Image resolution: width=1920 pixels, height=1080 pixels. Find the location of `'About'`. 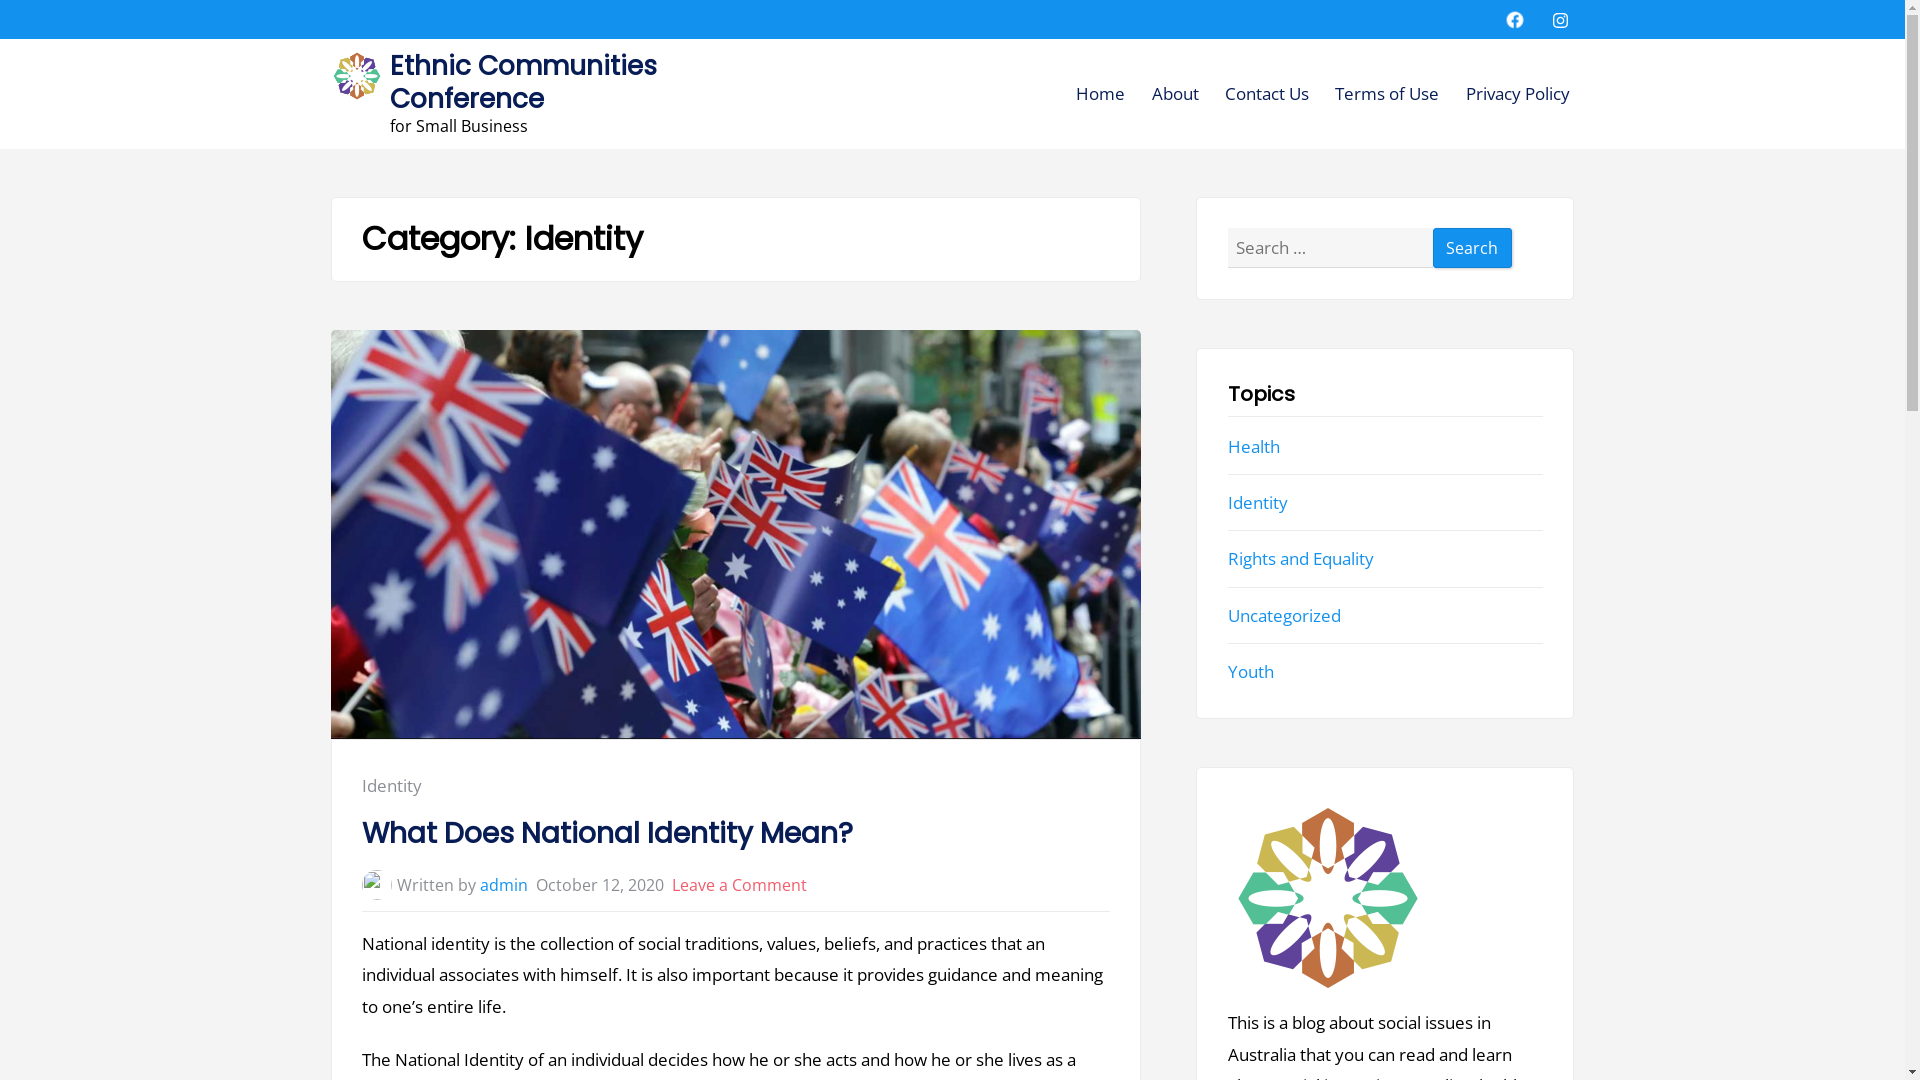

'About' is located at coordinates (1152, 93).